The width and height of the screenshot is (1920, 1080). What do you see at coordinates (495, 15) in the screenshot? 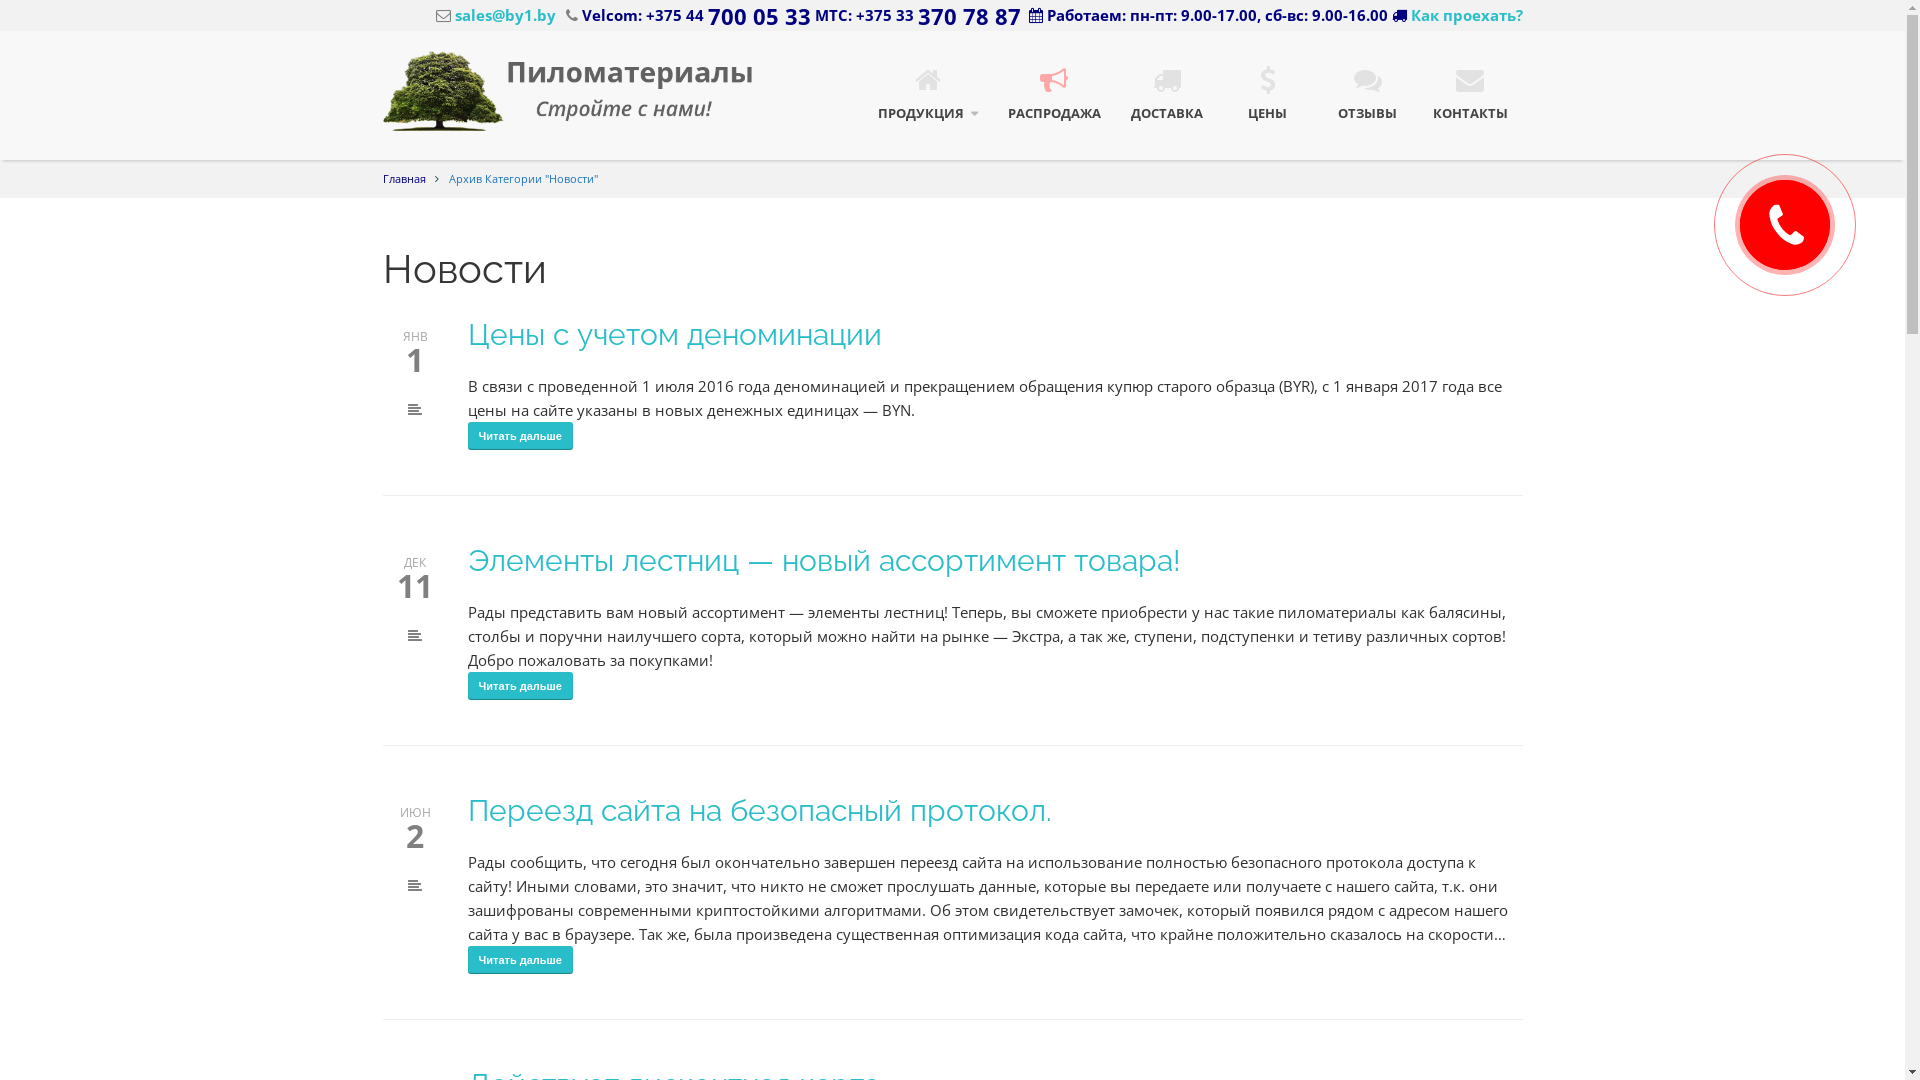
I see `'sales@by1.by'` at bounding box center [495, 15].